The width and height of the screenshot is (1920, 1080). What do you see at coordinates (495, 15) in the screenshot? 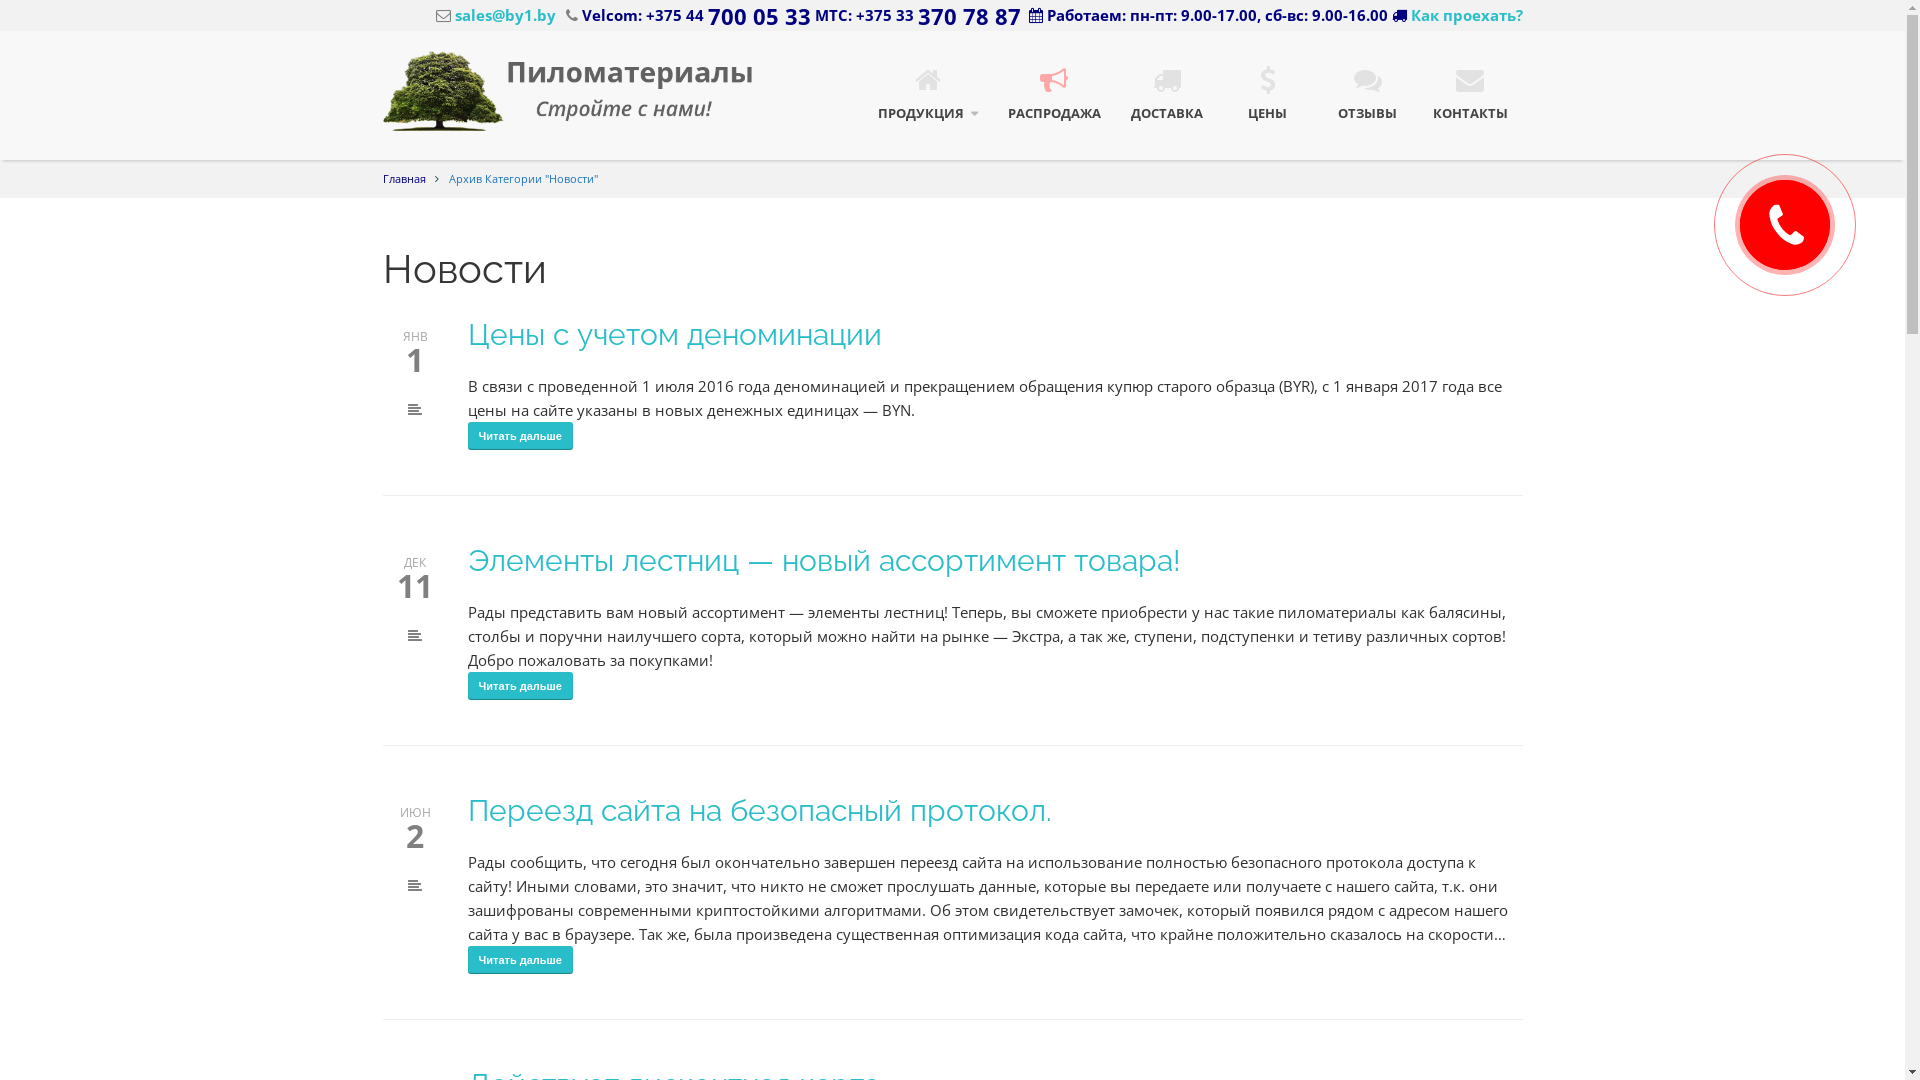
I see `'sales@by1.by'` at bounding box center [495, 15].